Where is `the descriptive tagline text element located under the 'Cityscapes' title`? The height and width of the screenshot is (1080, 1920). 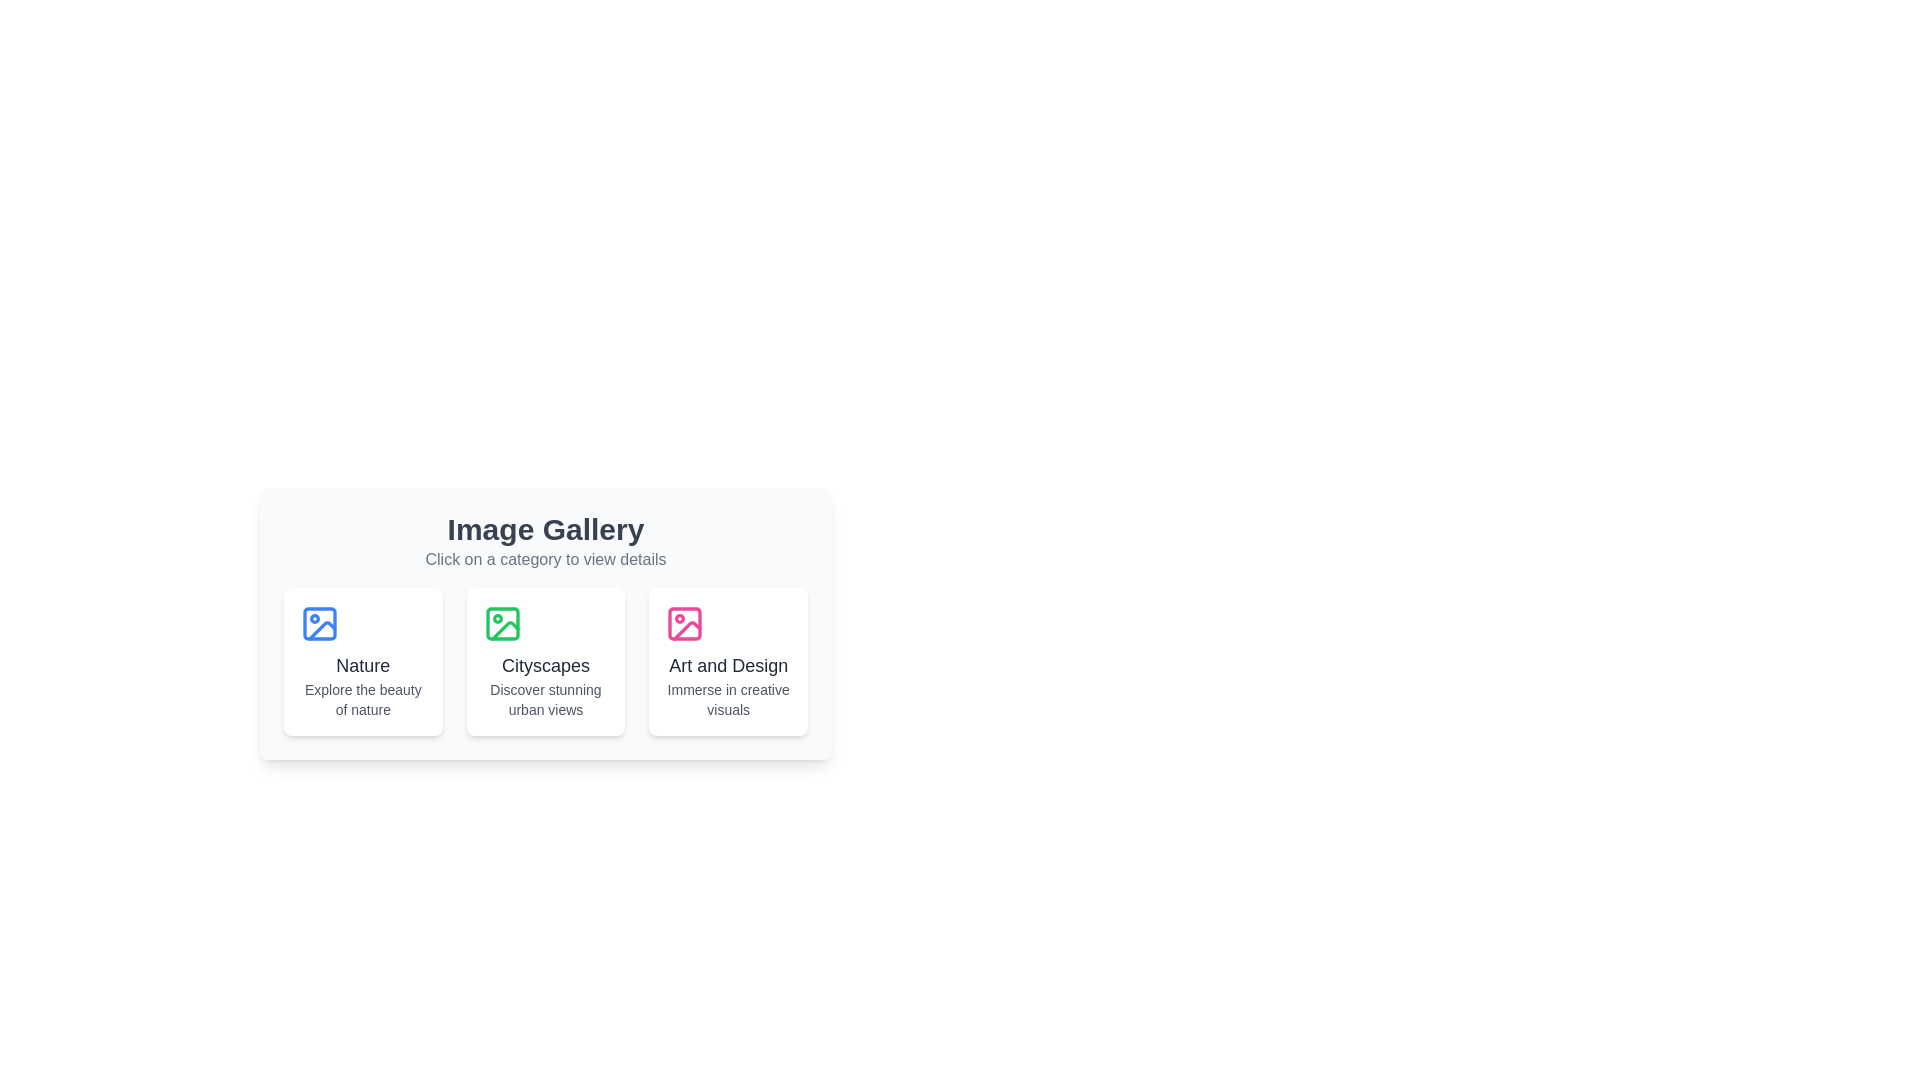
the descriptive tagline text element located under the 'Cityscapes' title is located at coordinates (546, 698).